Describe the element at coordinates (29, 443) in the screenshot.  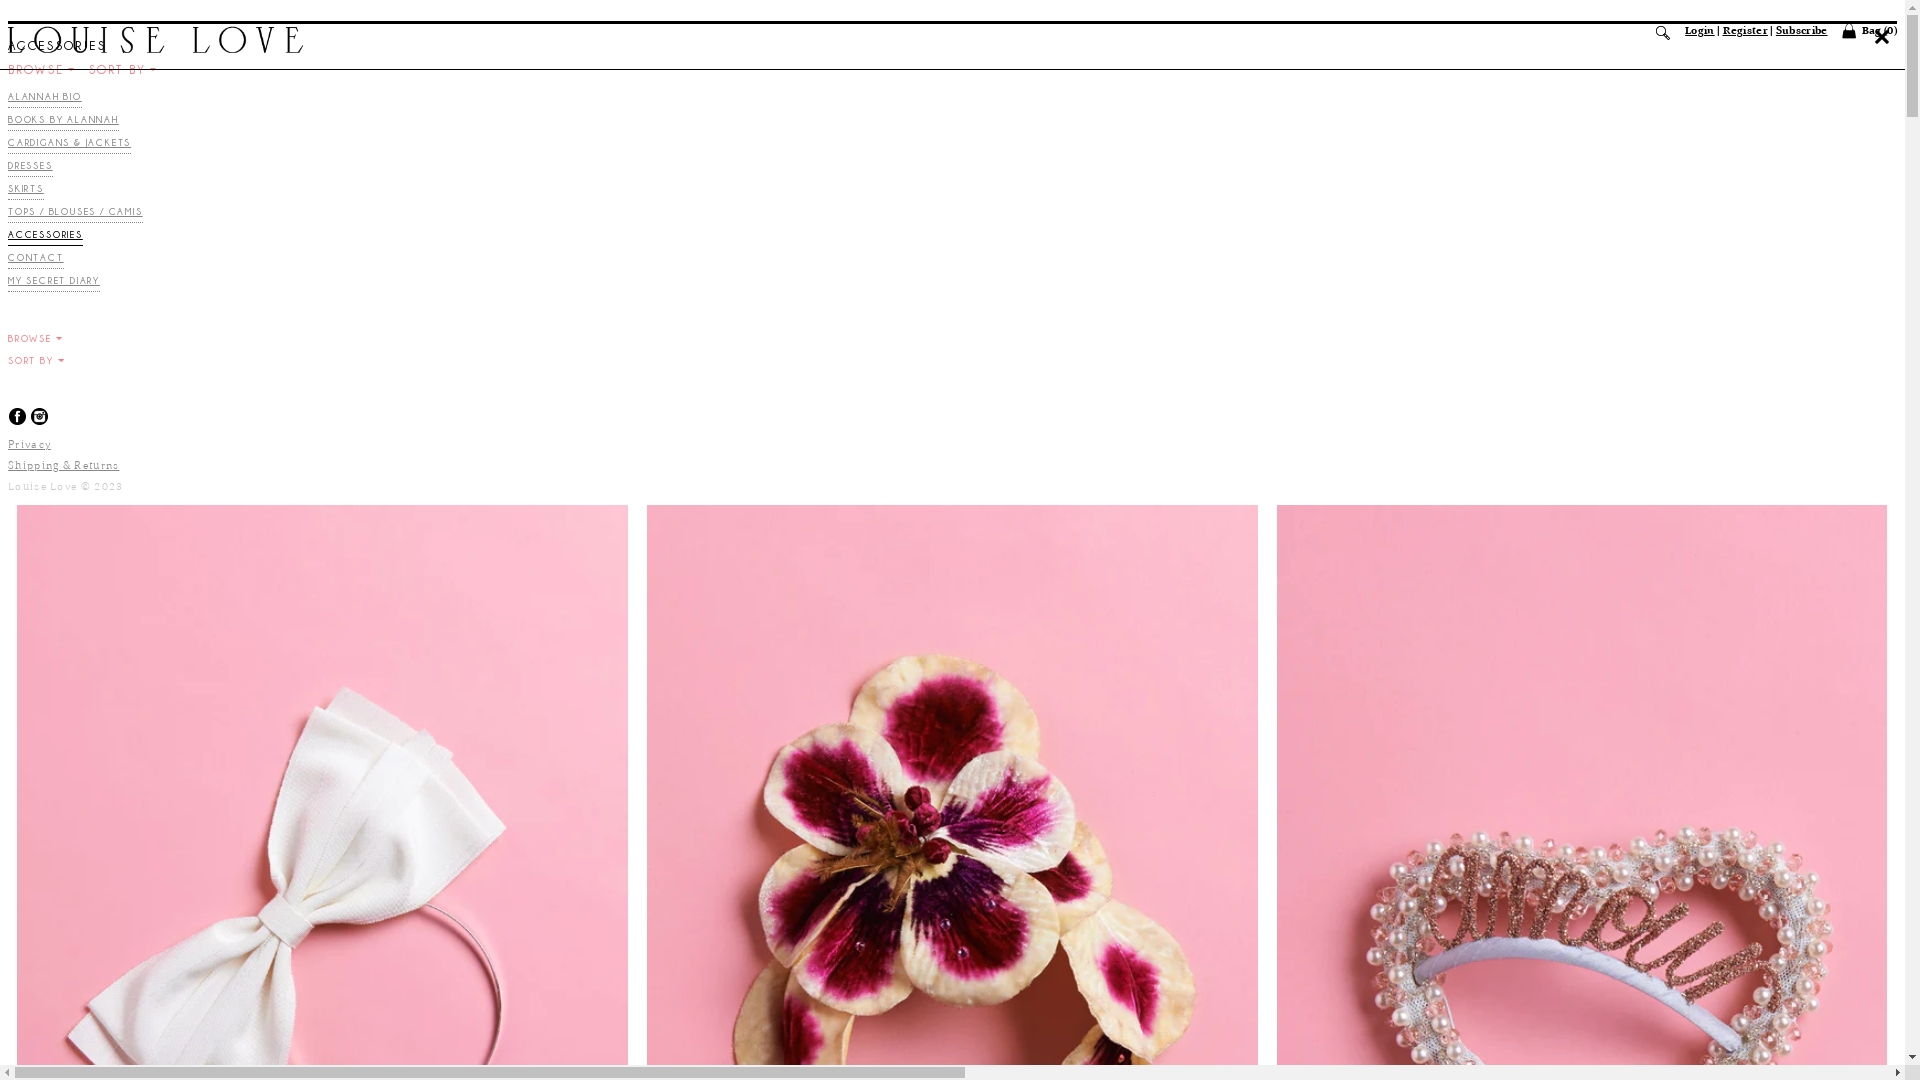
I see `'Privacy'` at that location.